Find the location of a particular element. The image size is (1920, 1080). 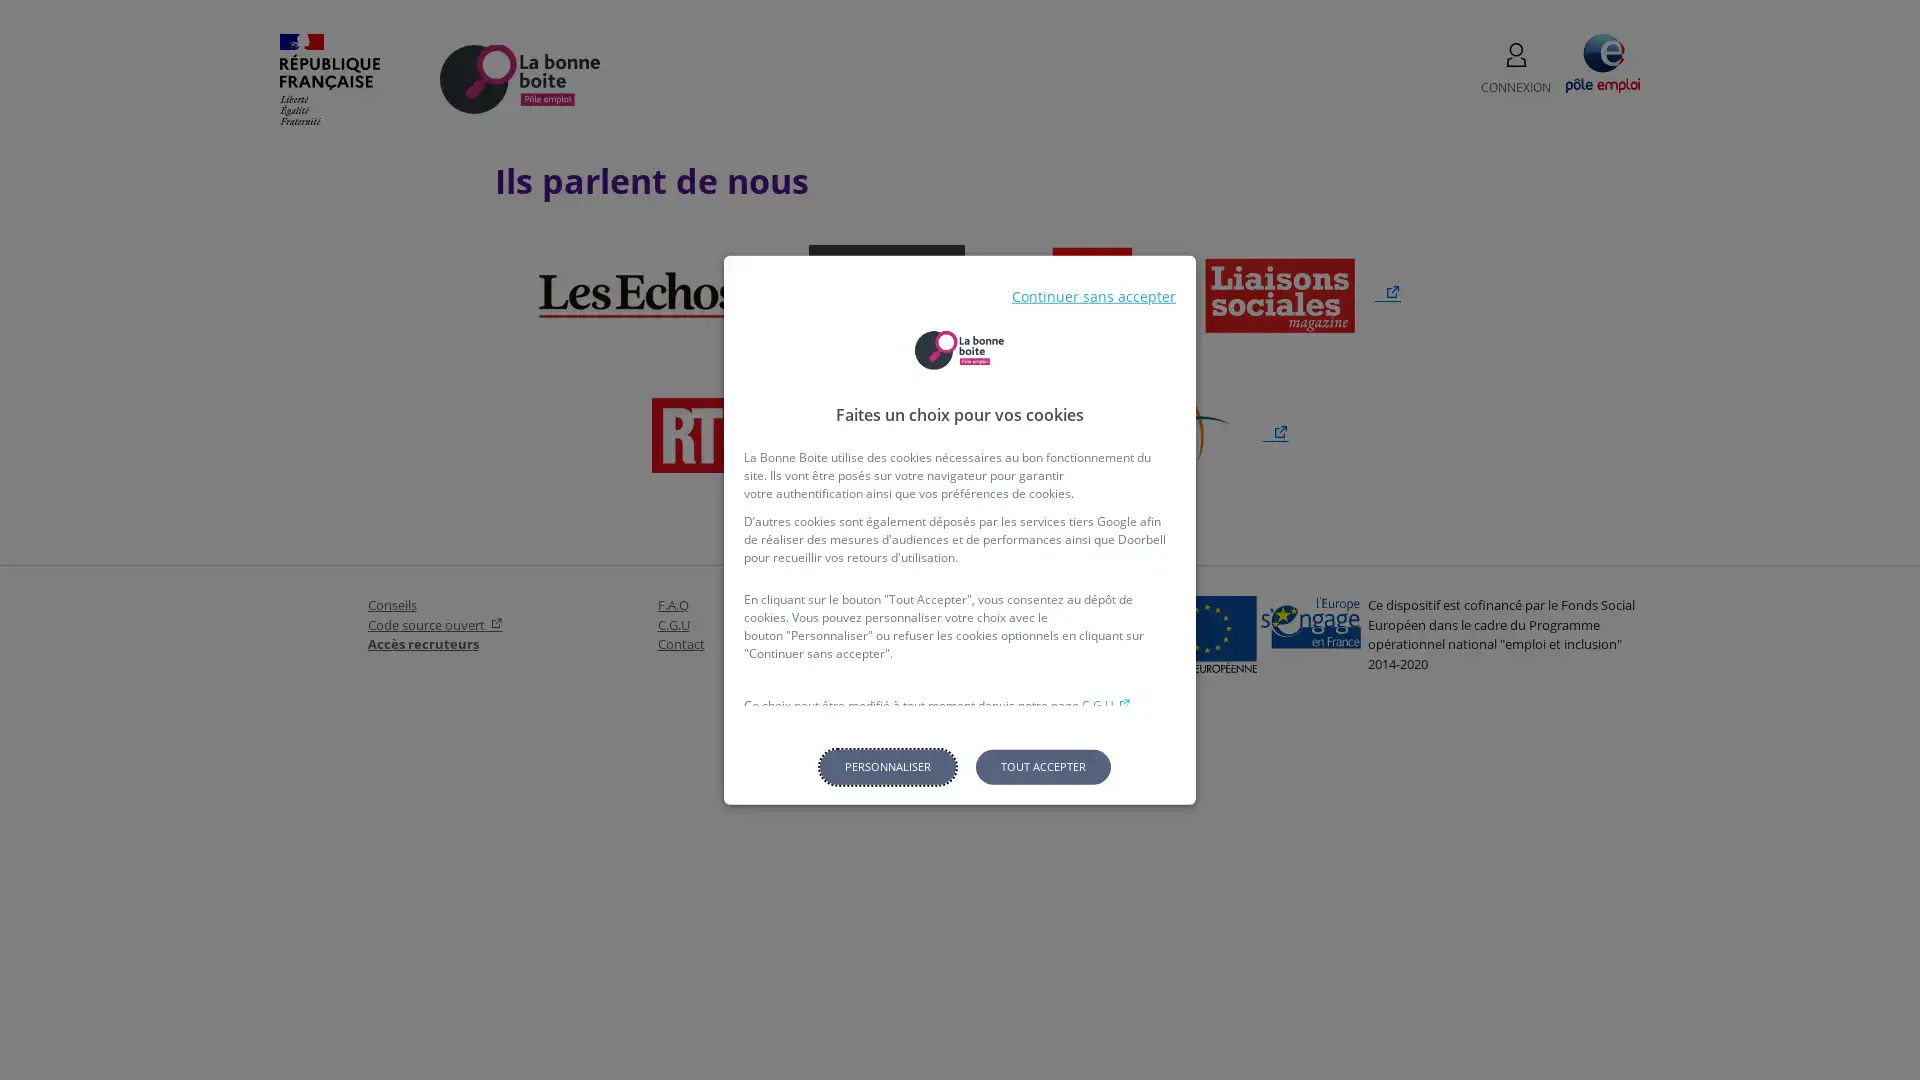

Tout accepter is located at coordinates (1041, 765).